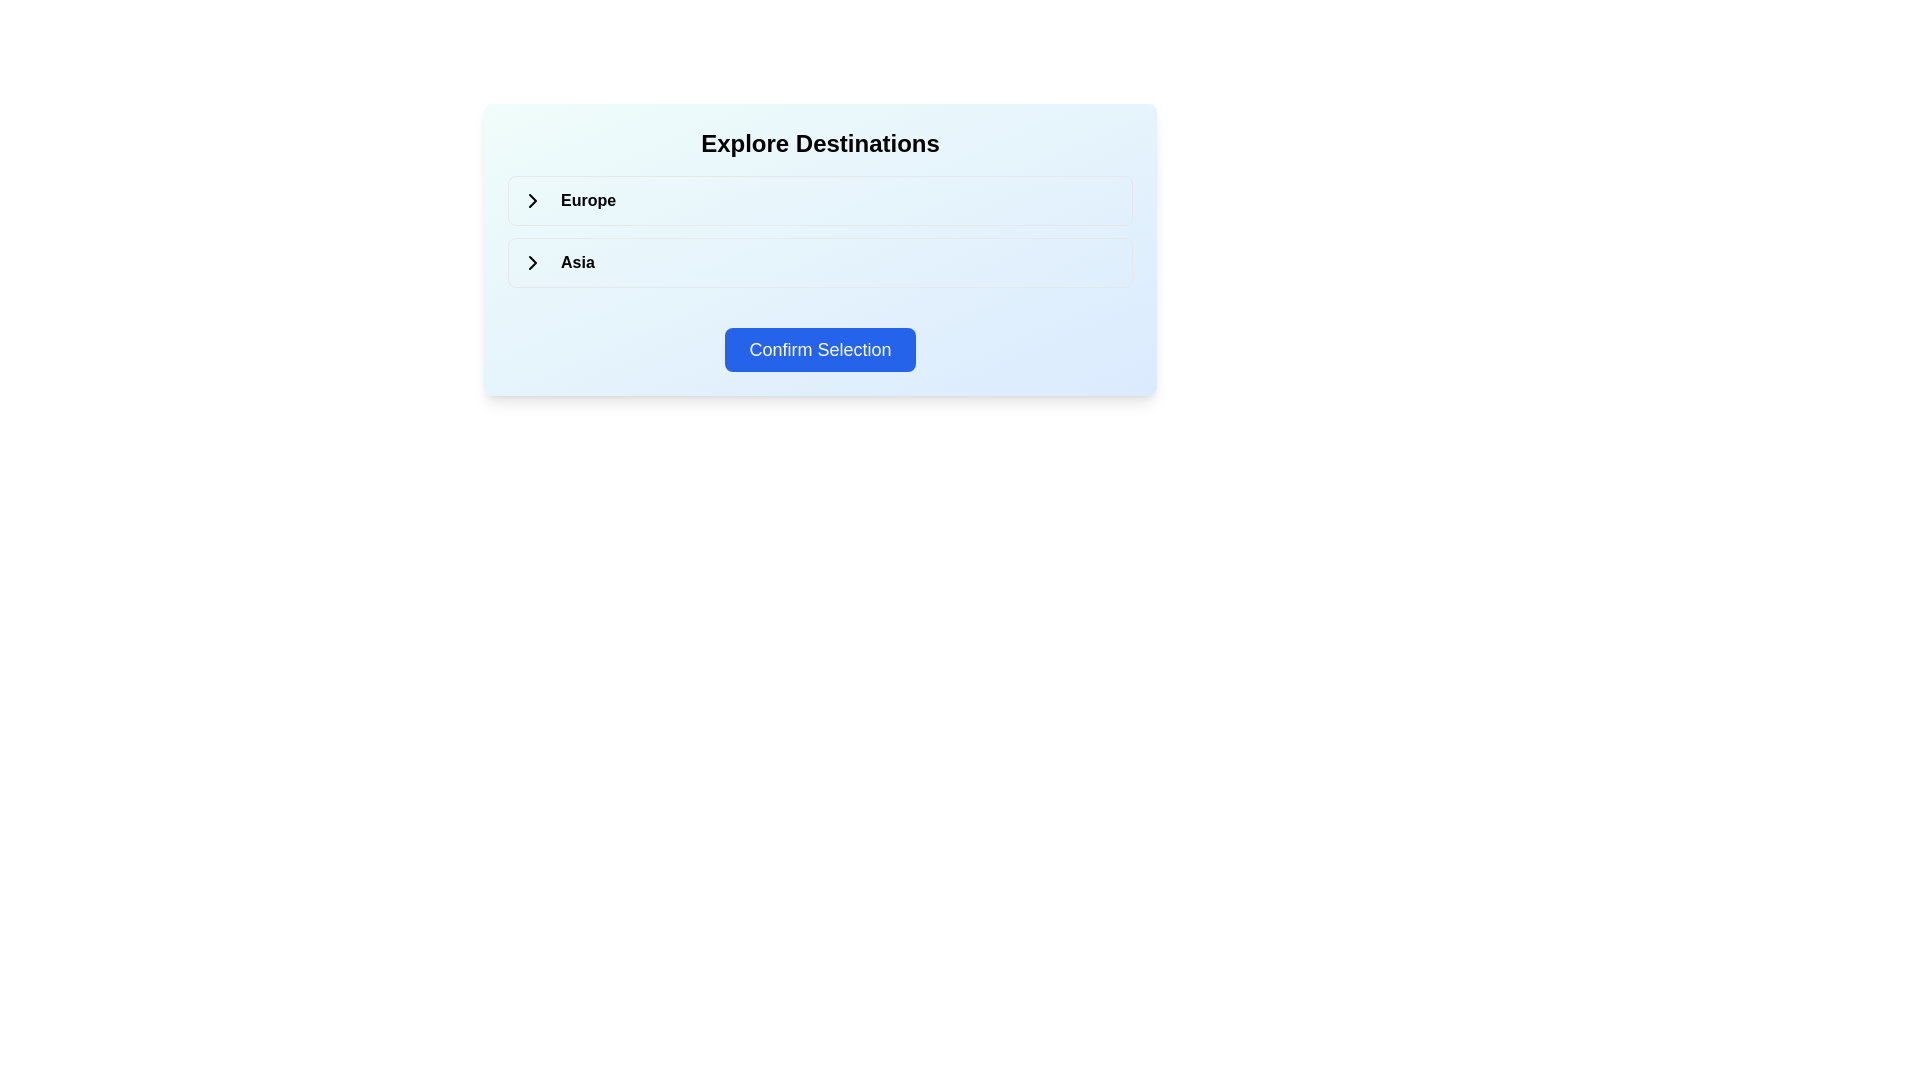 The image size is (1920, 1080). What do you see at coordinates (820, 349) in the screenshot?
I see `the 'Confirm Selection' button, which is a rectangular blue button with rounded corners, centered horizontally in a light background section, positioned below the 'Asia' selection option` at bounding box center [820, 349].